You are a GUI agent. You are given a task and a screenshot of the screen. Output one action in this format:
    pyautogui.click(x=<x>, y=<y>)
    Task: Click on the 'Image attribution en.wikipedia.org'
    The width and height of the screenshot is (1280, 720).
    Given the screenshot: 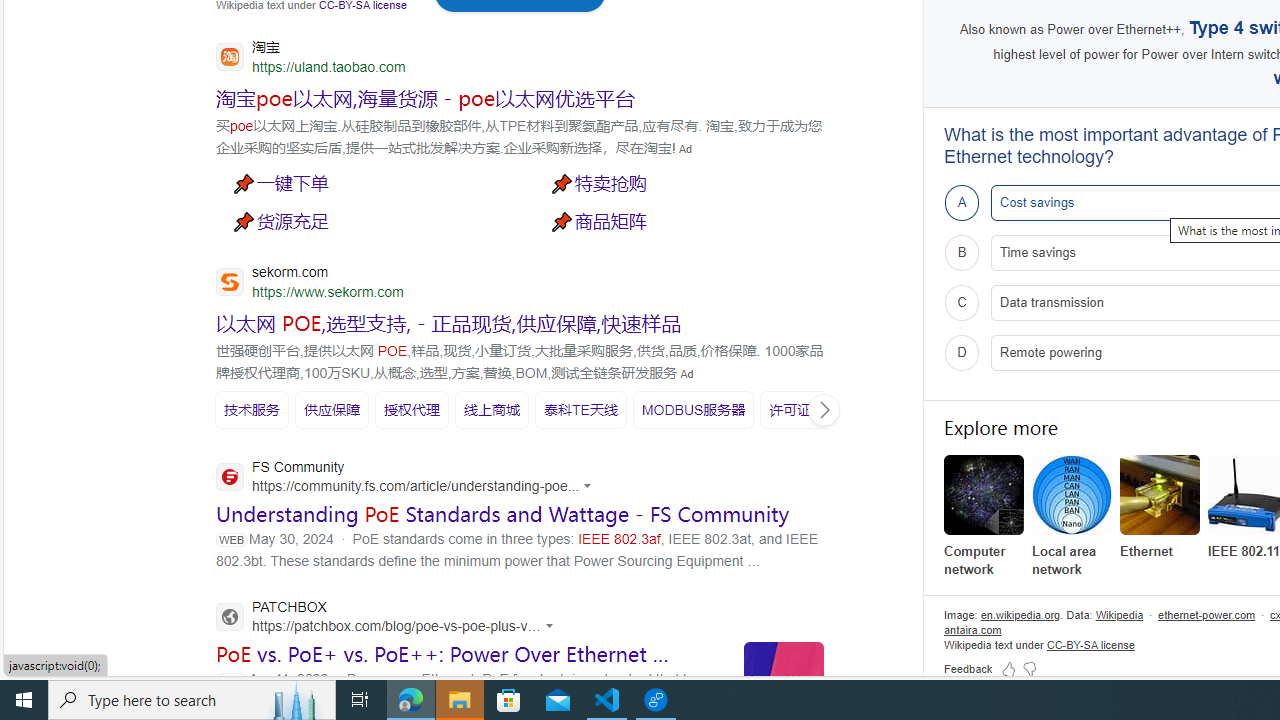 What is the action you would take?
    pyautogui.click(x=1020, y=613)
    